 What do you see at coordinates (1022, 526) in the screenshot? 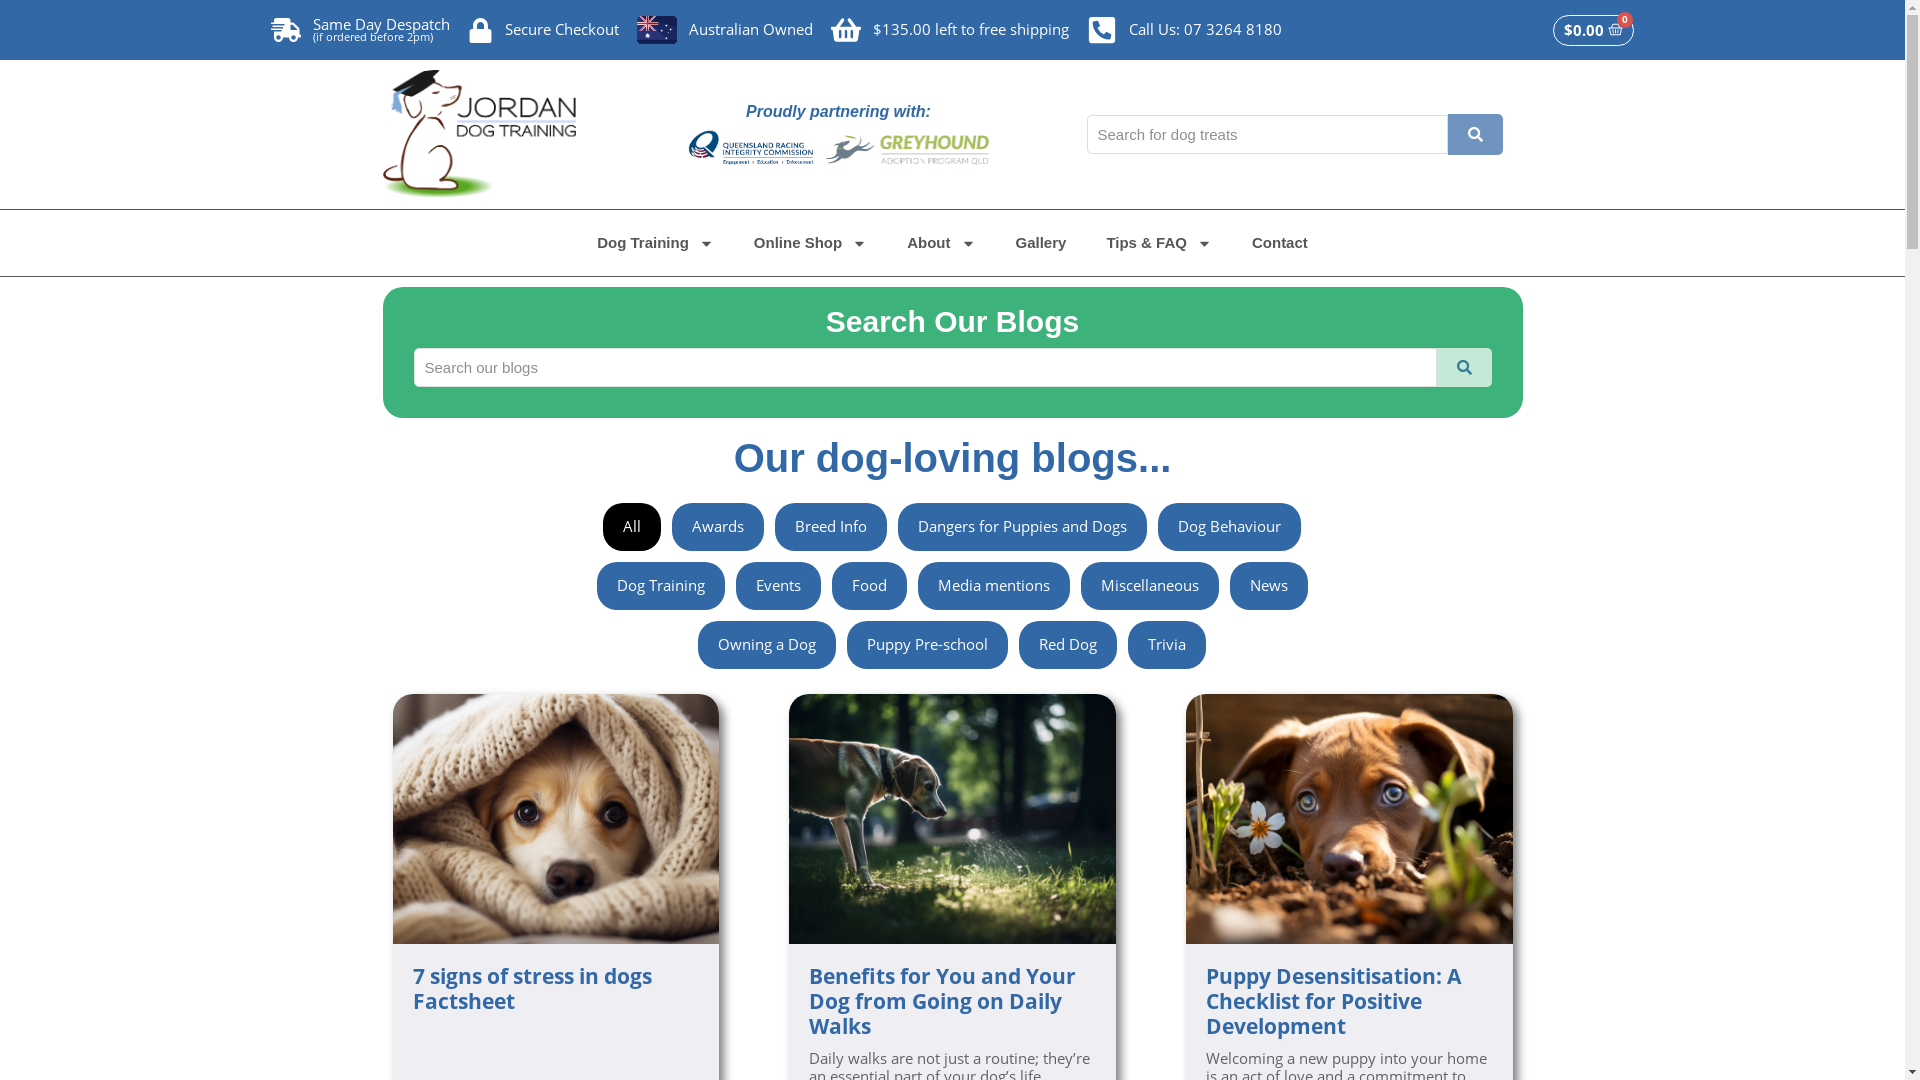
I see `'Dangers for Puppies and Dogs'` at bounding box center [1022, 526].